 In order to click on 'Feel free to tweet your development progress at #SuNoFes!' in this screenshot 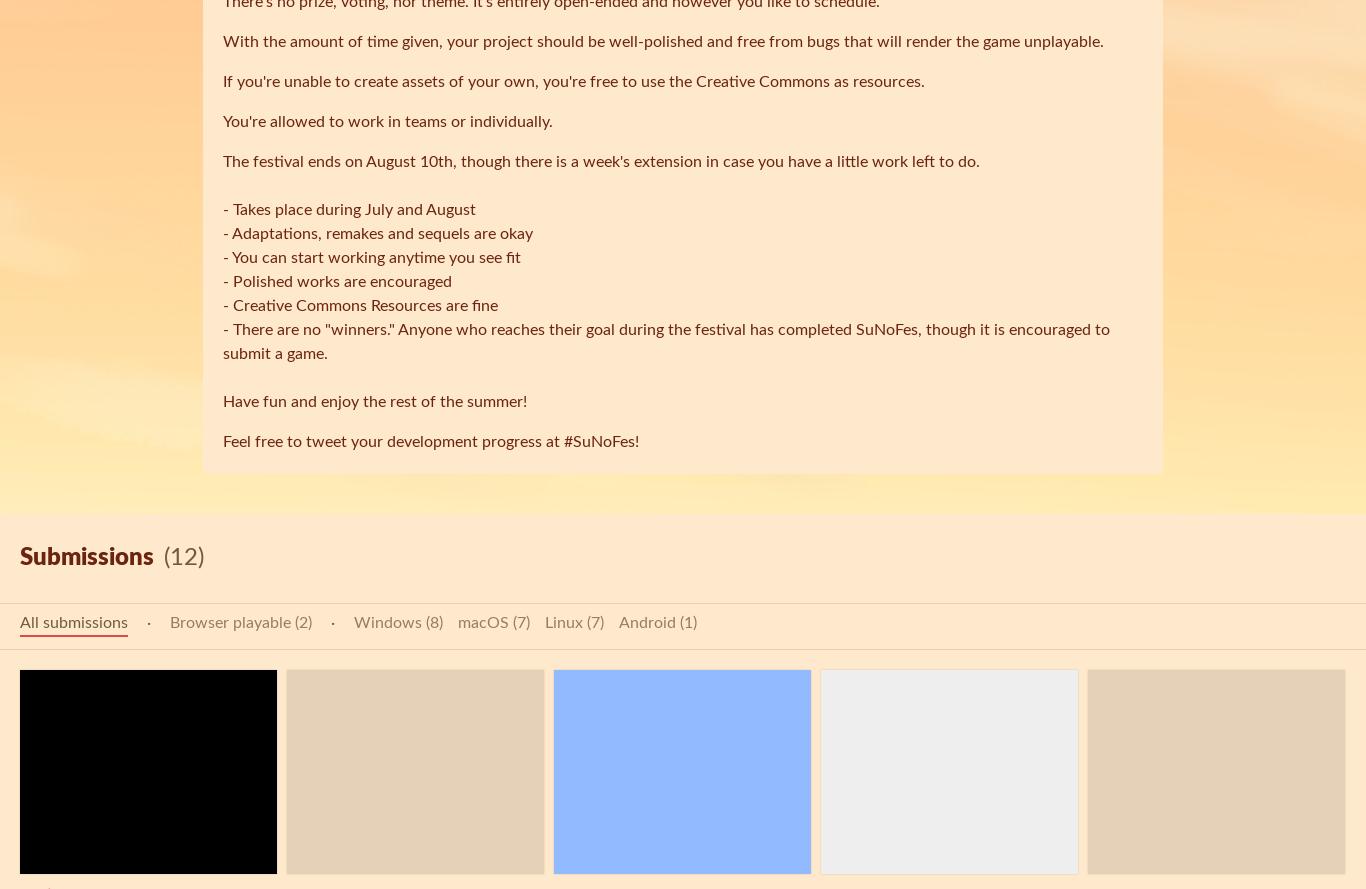, I will do `click(429, 442)`.